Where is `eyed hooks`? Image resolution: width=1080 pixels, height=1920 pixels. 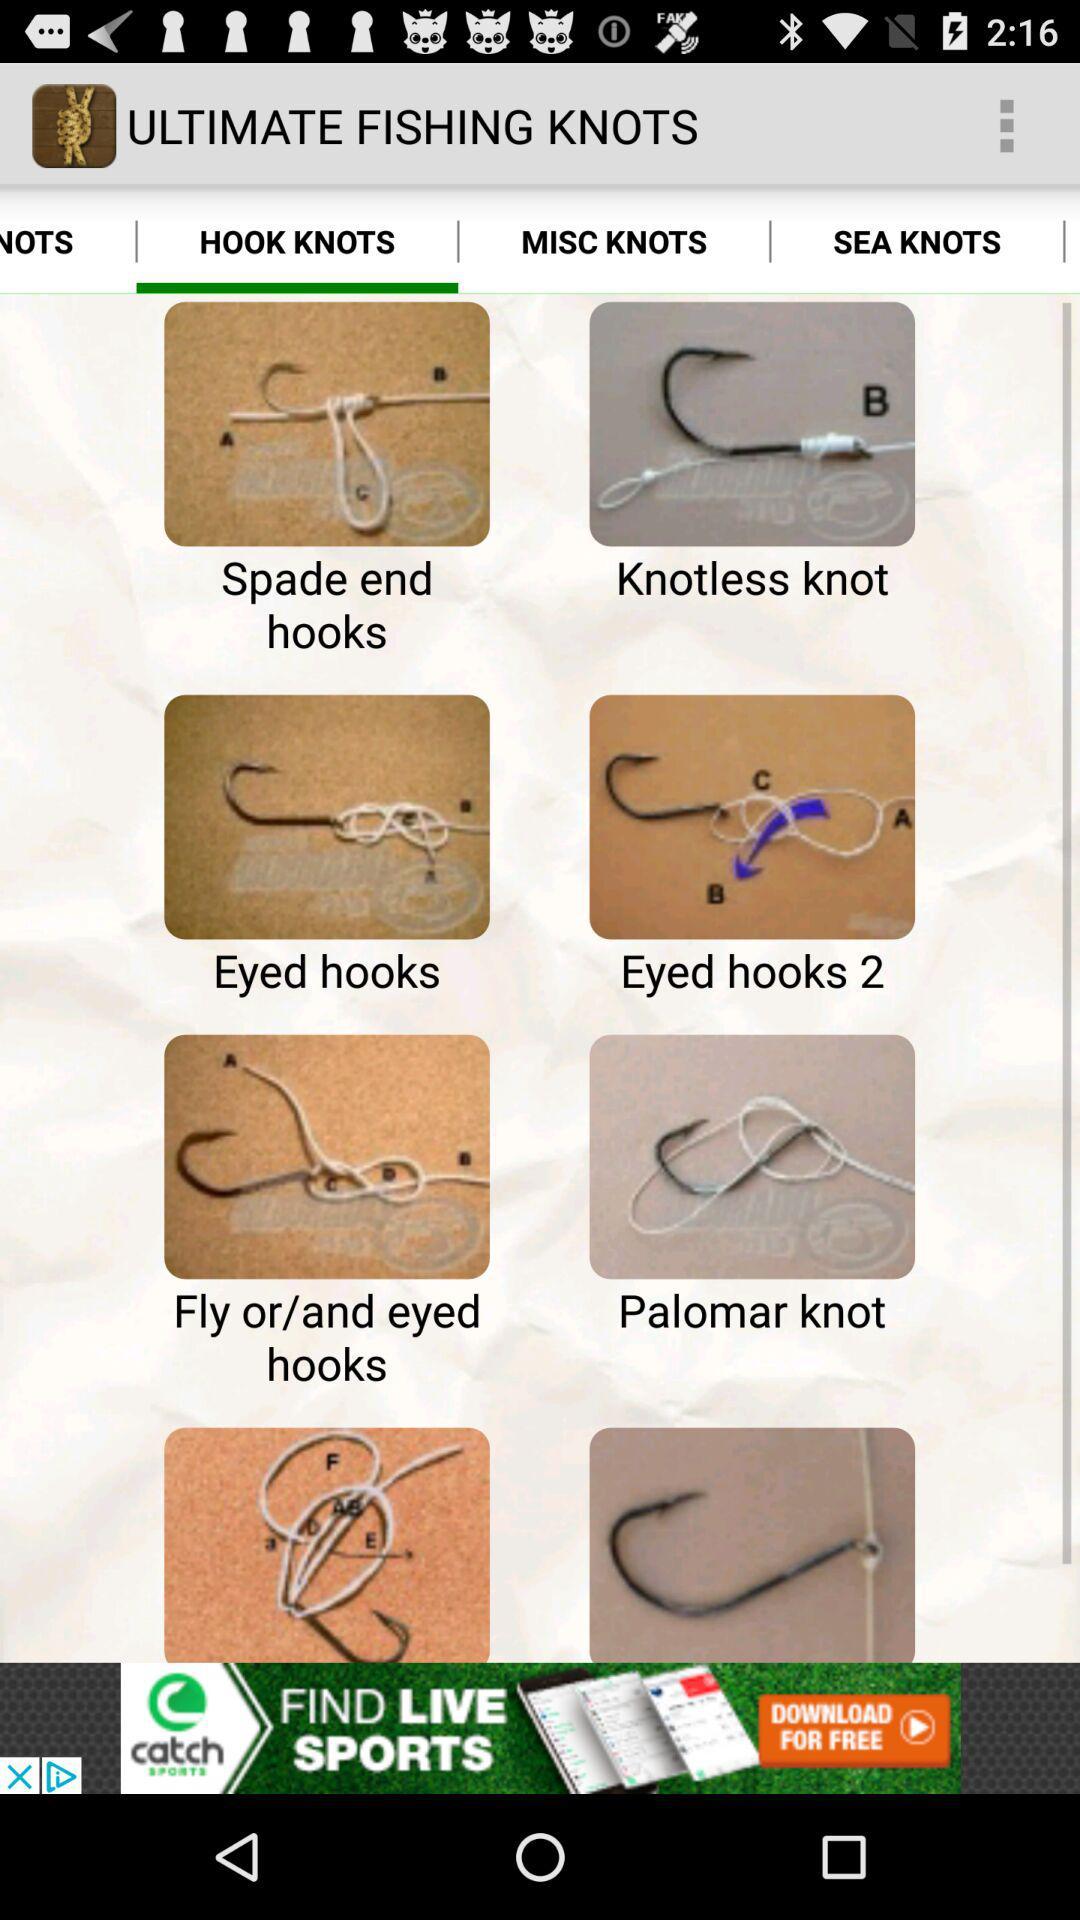 eyed hooks is located at coordinates (326, 817).